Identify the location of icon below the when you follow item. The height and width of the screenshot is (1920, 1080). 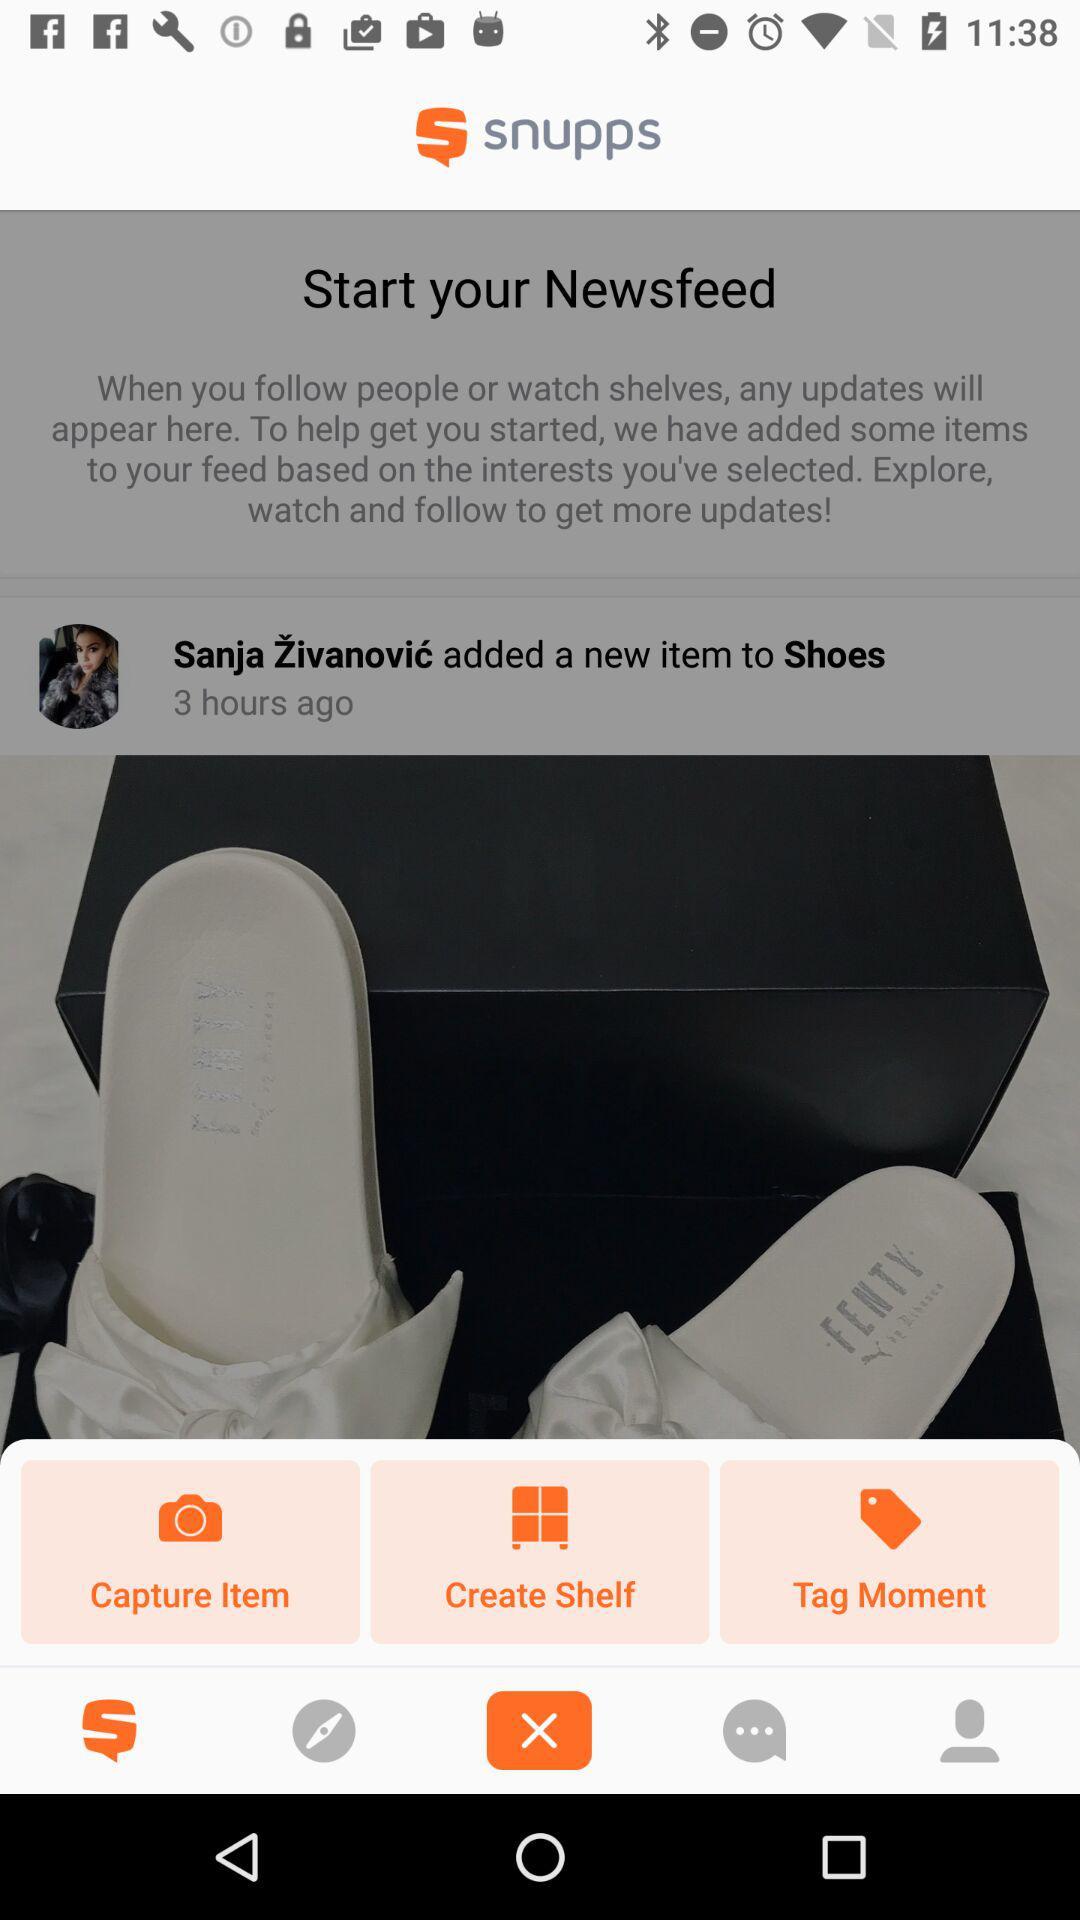
(77, 676).